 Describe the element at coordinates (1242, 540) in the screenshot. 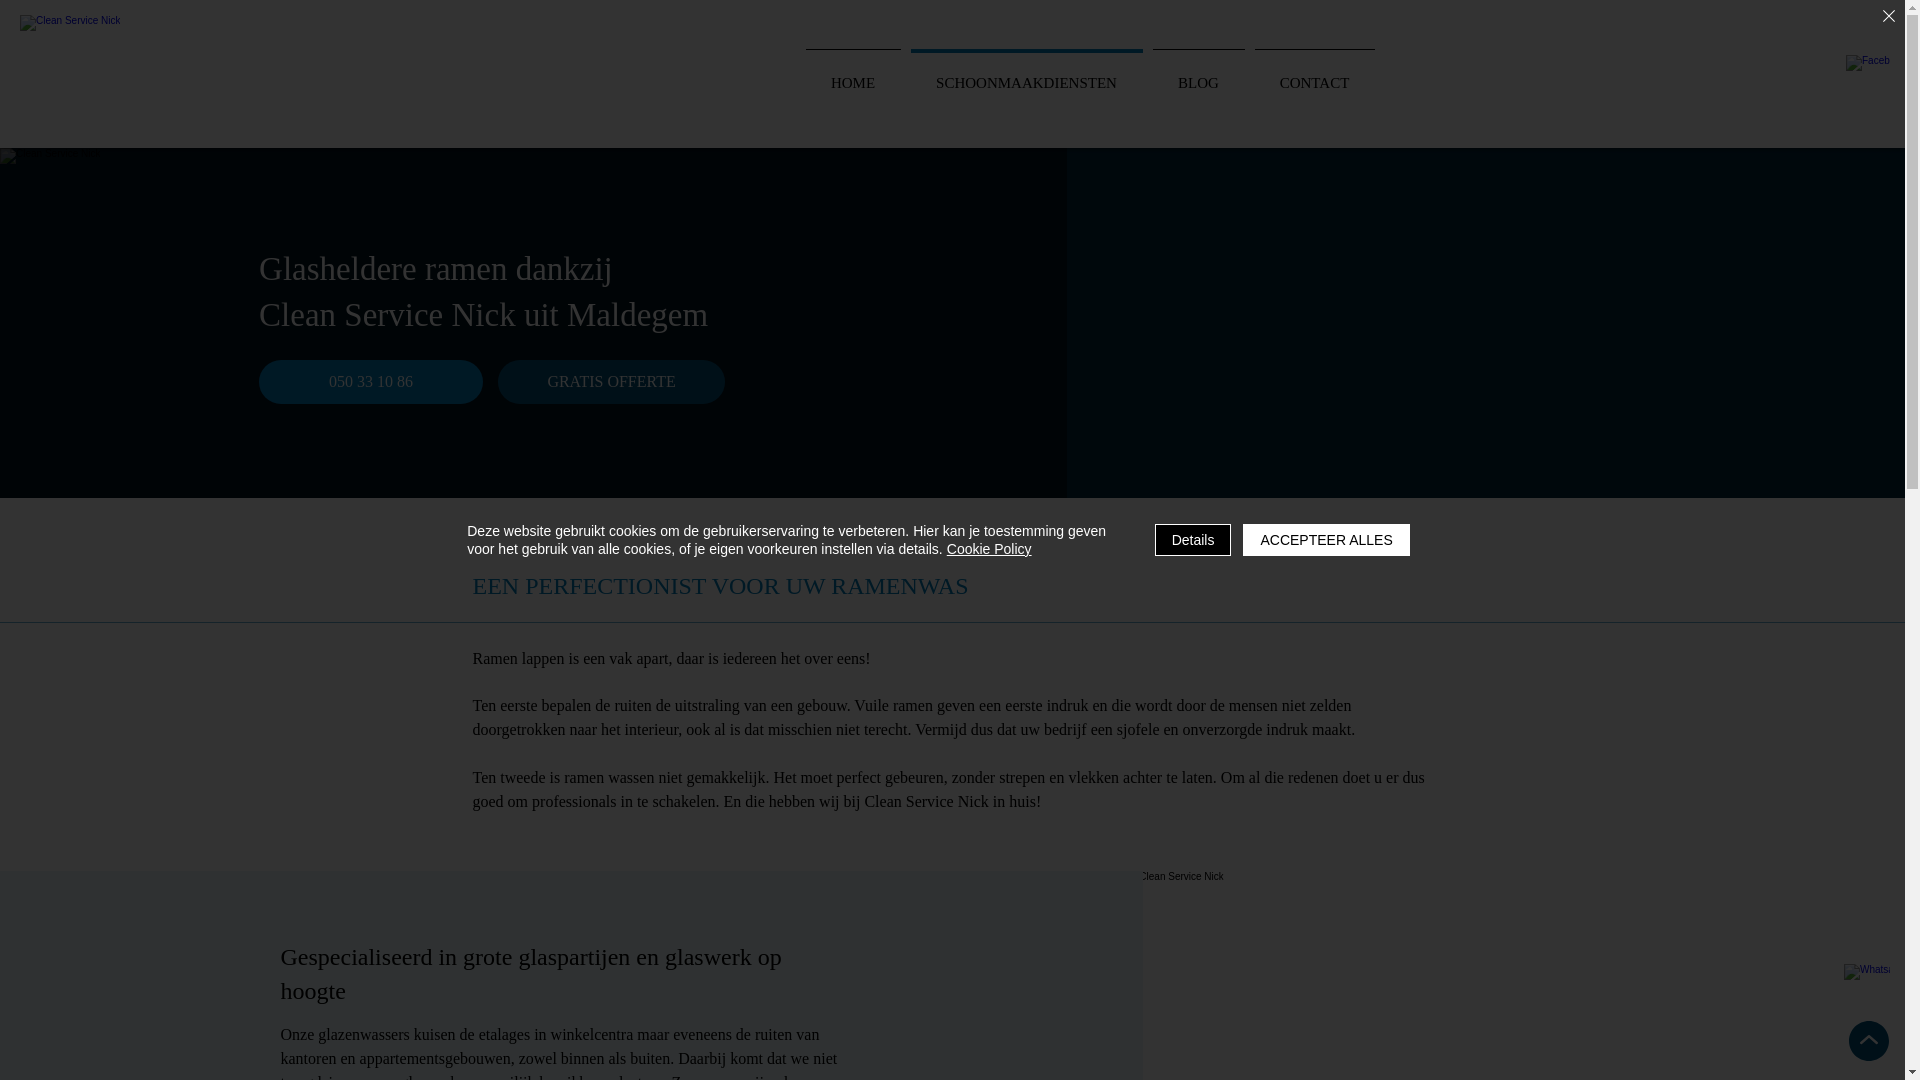

I see `'ACCEPTEER ALLES'` at that location.